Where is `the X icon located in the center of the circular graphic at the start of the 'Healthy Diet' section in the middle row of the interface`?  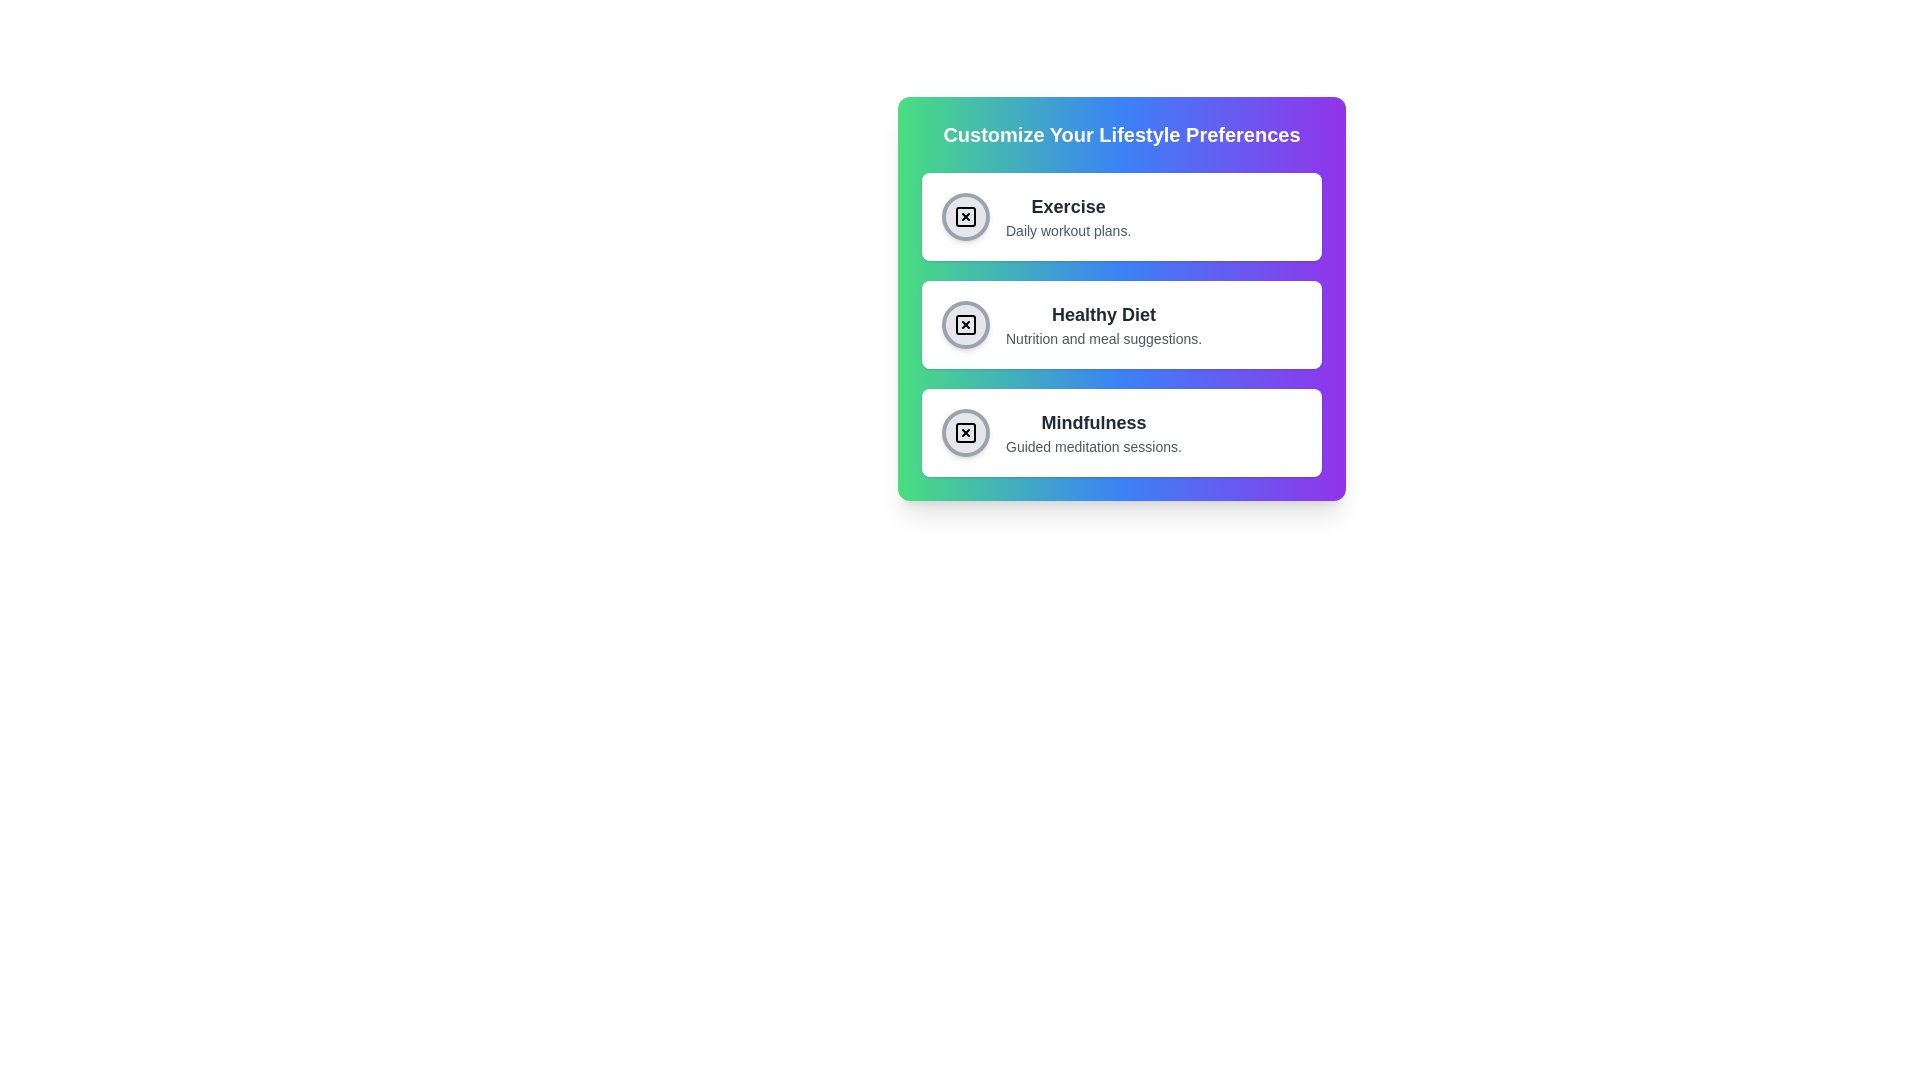
the X icon located in the center of the circular graphic at the start of the 'Healthy Diet' section in the middle row of the interface is located at coordinates (965, 323).